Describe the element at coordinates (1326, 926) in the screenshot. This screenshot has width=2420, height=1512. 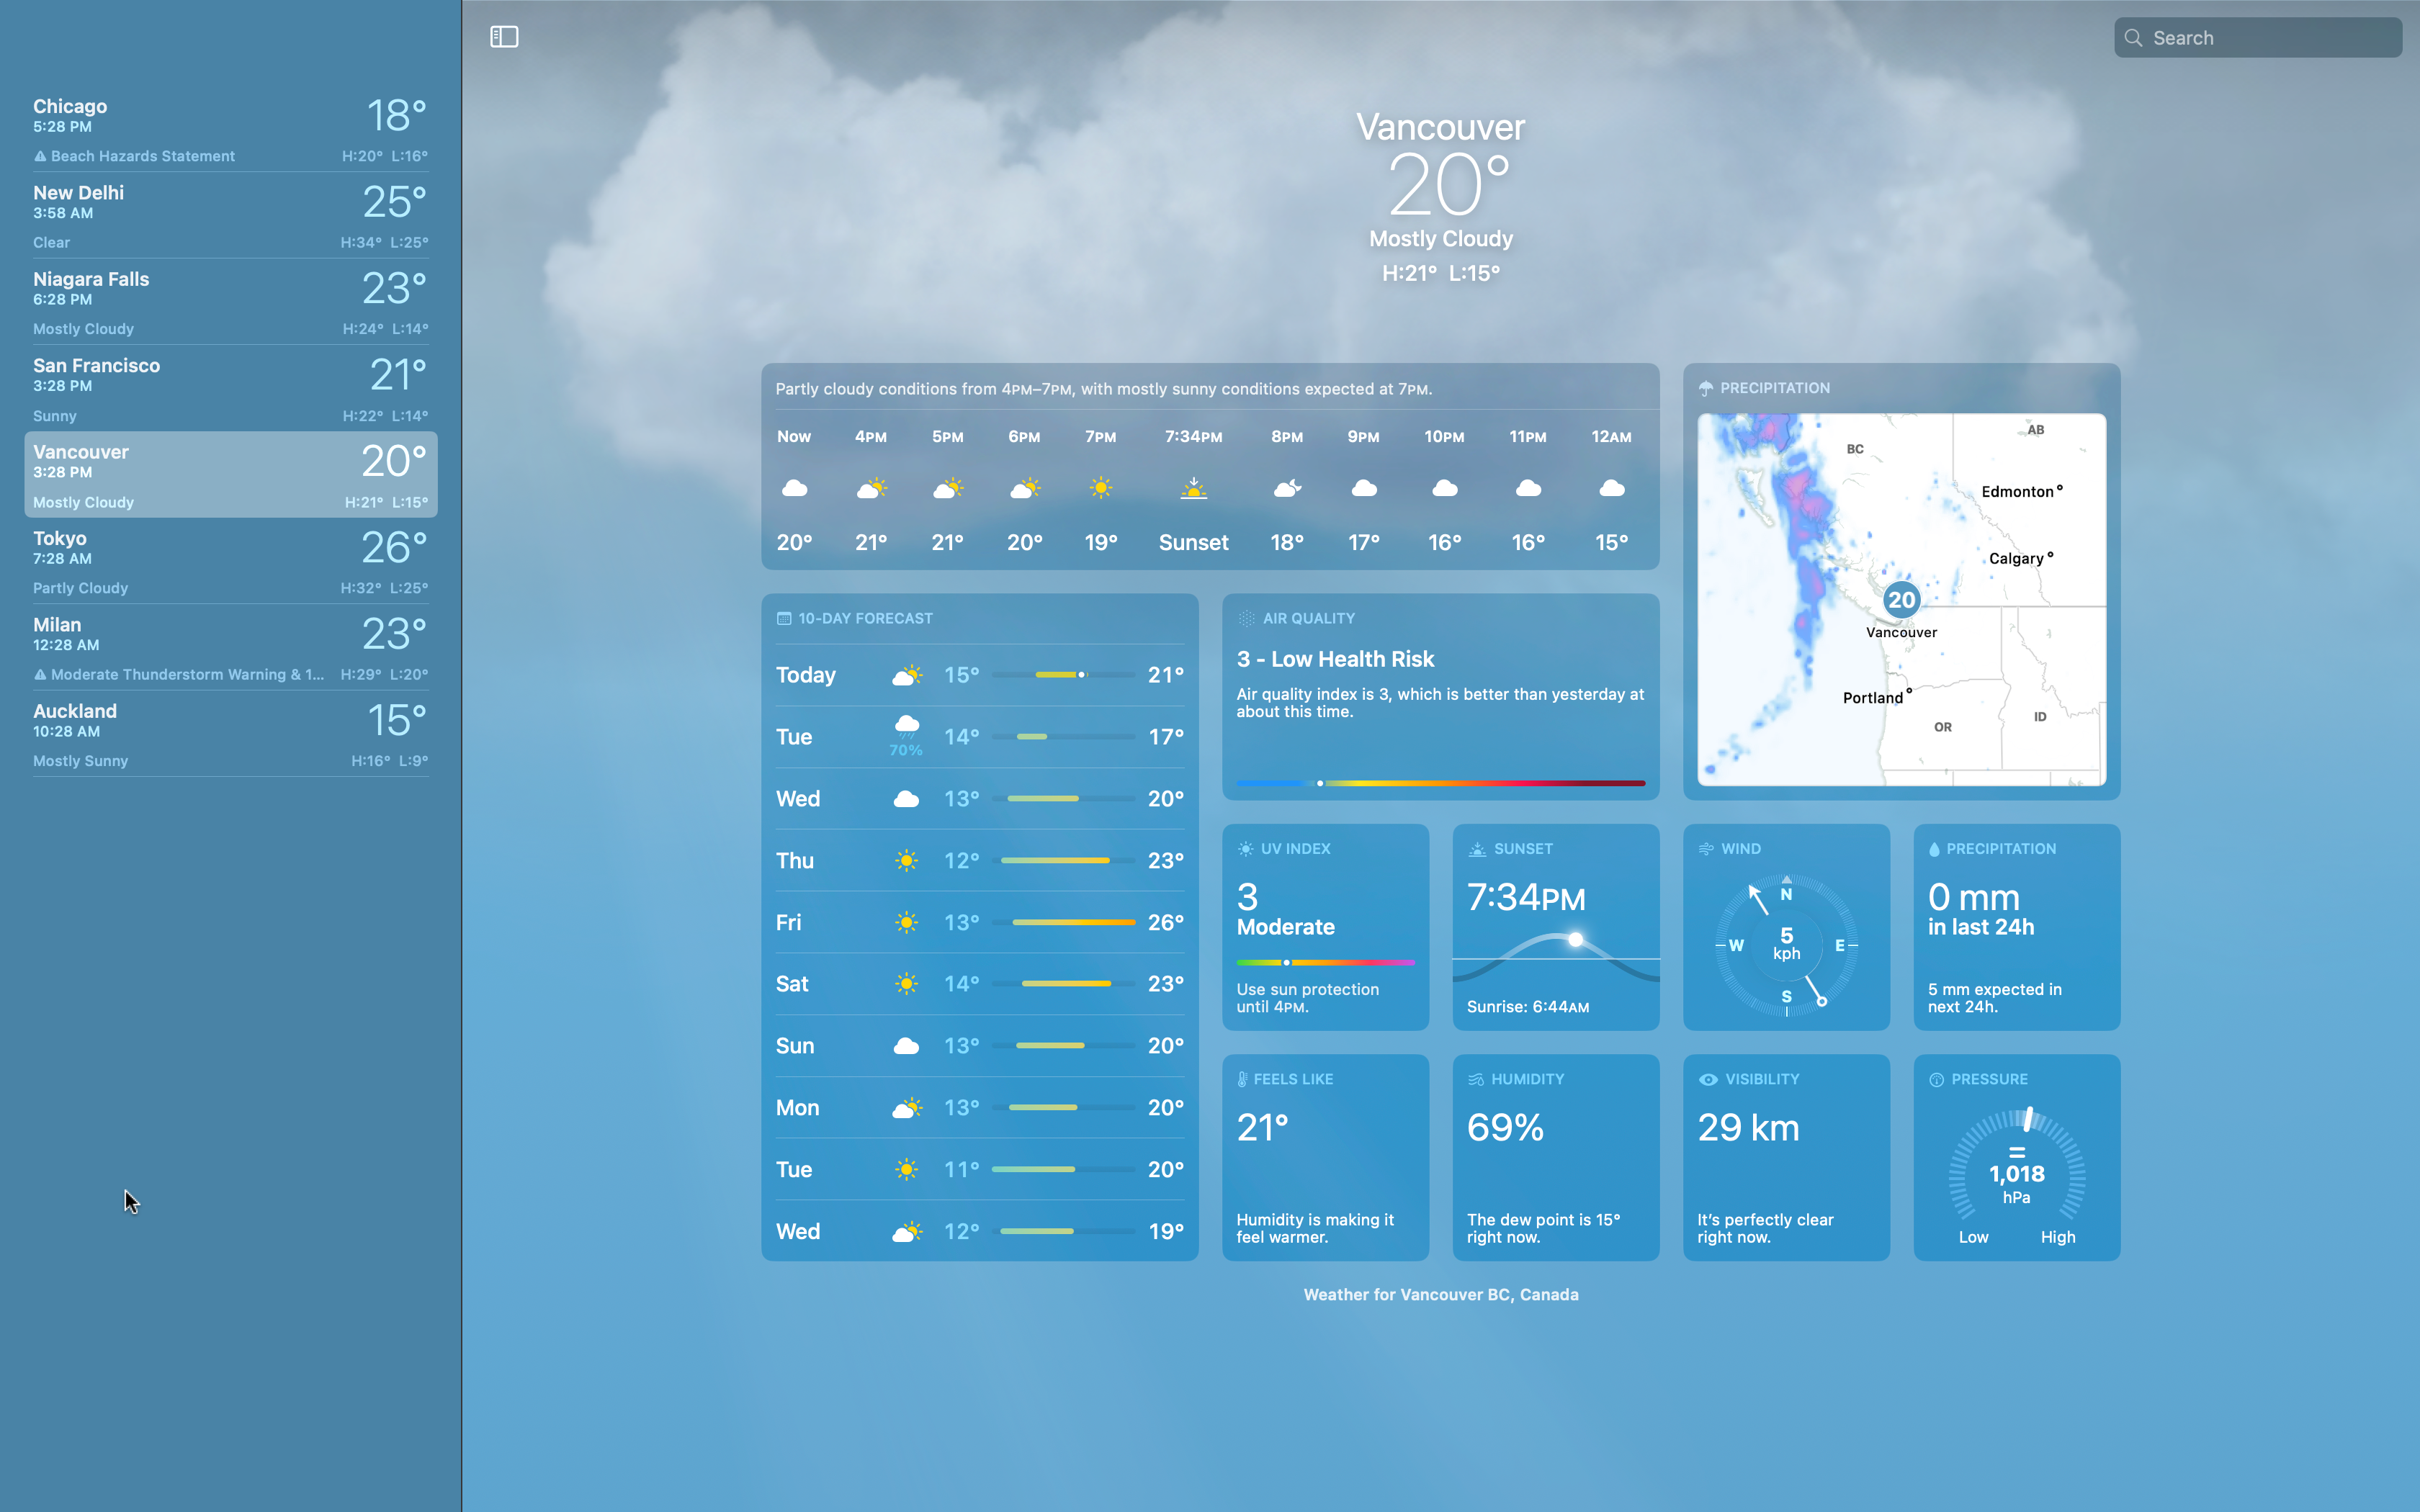
I see `Detect today"s UV level in Vancouver` at that location.